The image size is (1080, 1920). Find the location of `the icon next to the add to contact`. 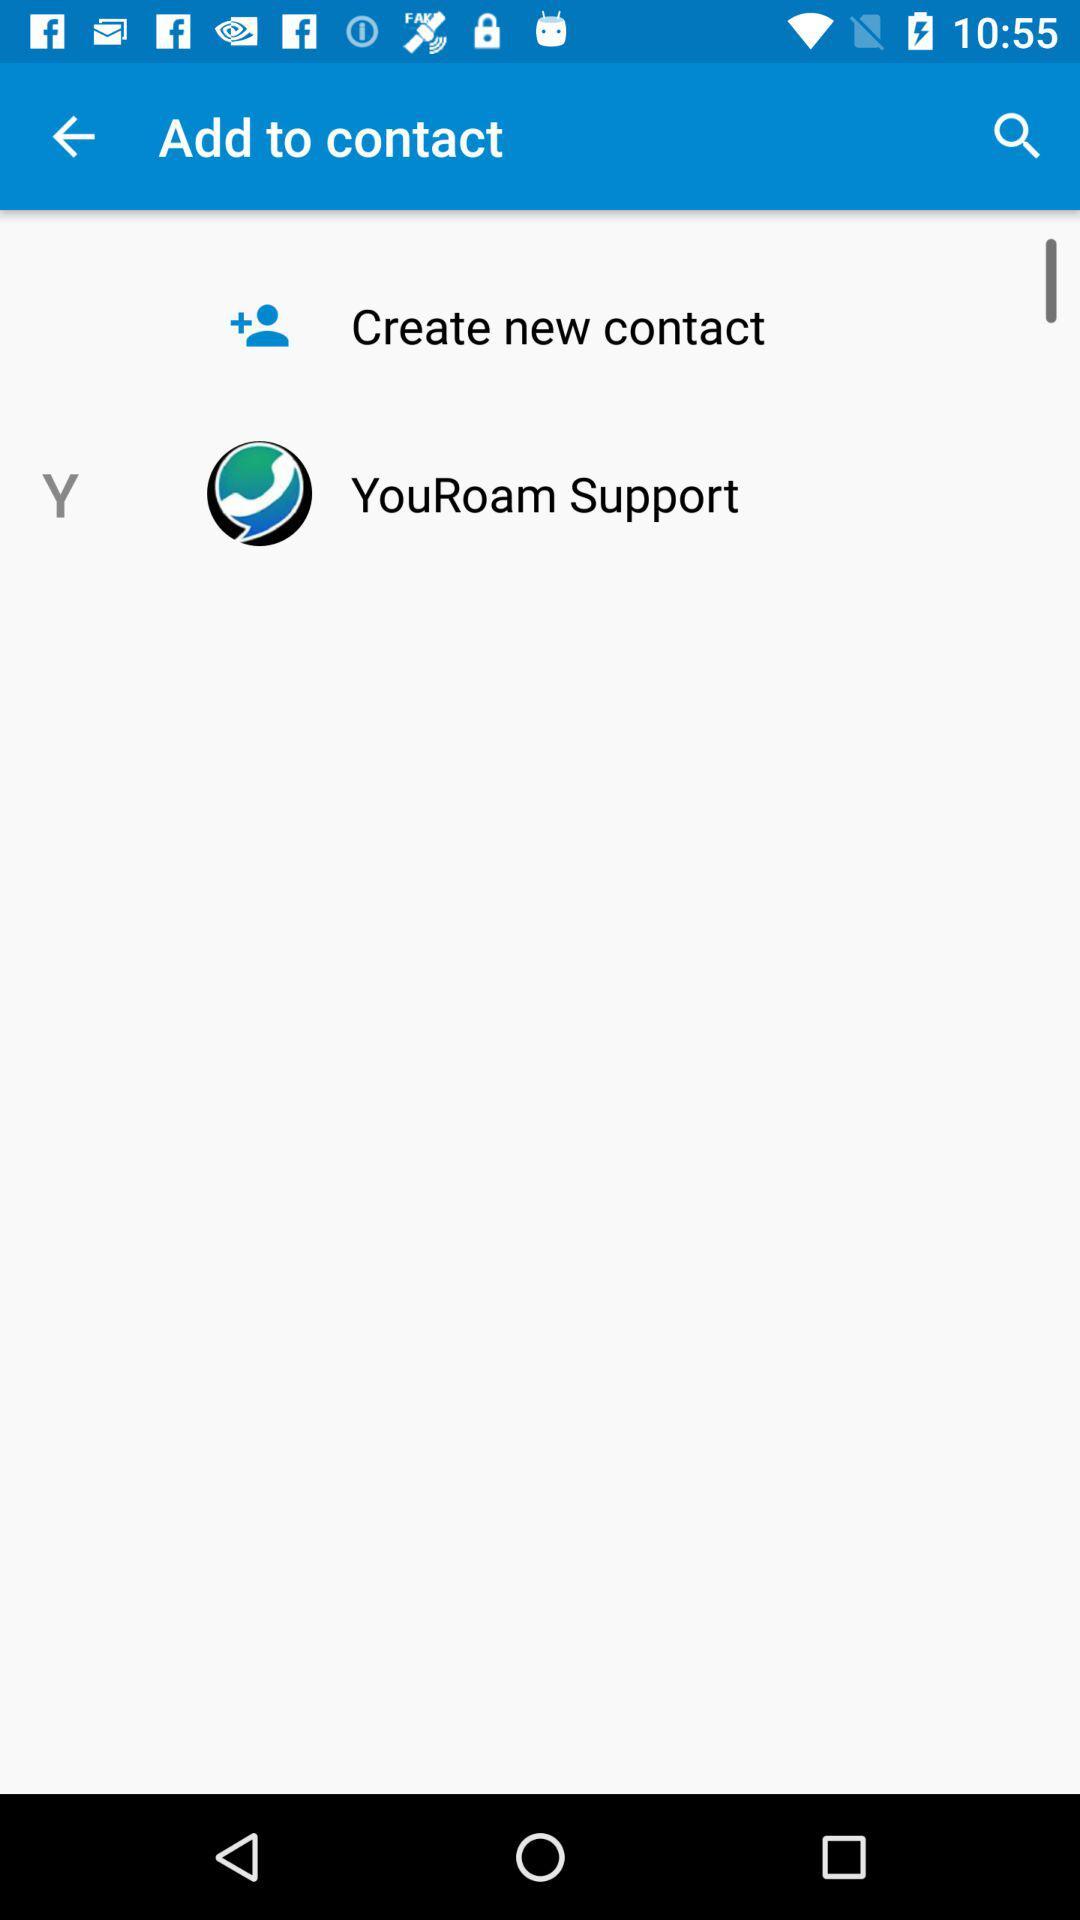

the icon next to the add to contact is located at coordinates (1017, 135).